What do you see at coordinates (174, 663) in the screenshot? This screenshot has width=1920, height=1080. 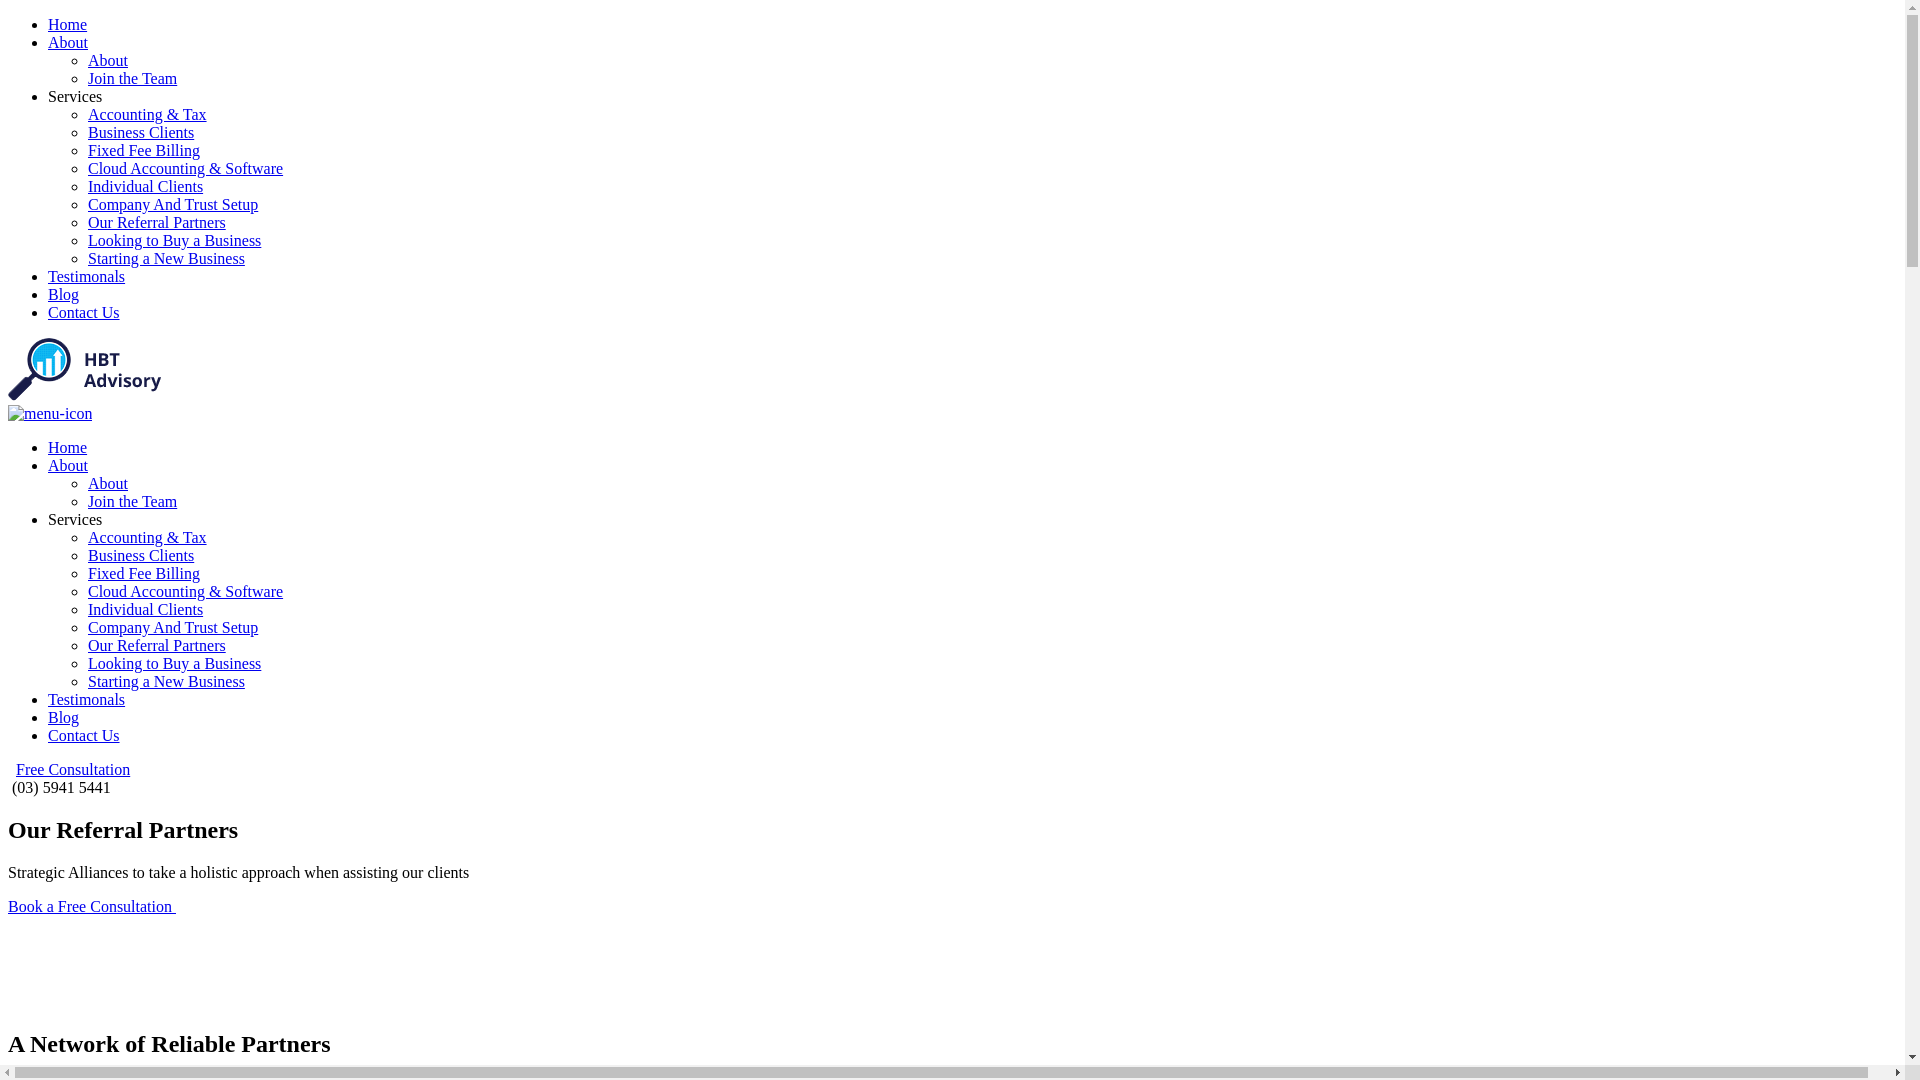 I see `'Looking to Buy a Business'` at bounding box center [174, 663].